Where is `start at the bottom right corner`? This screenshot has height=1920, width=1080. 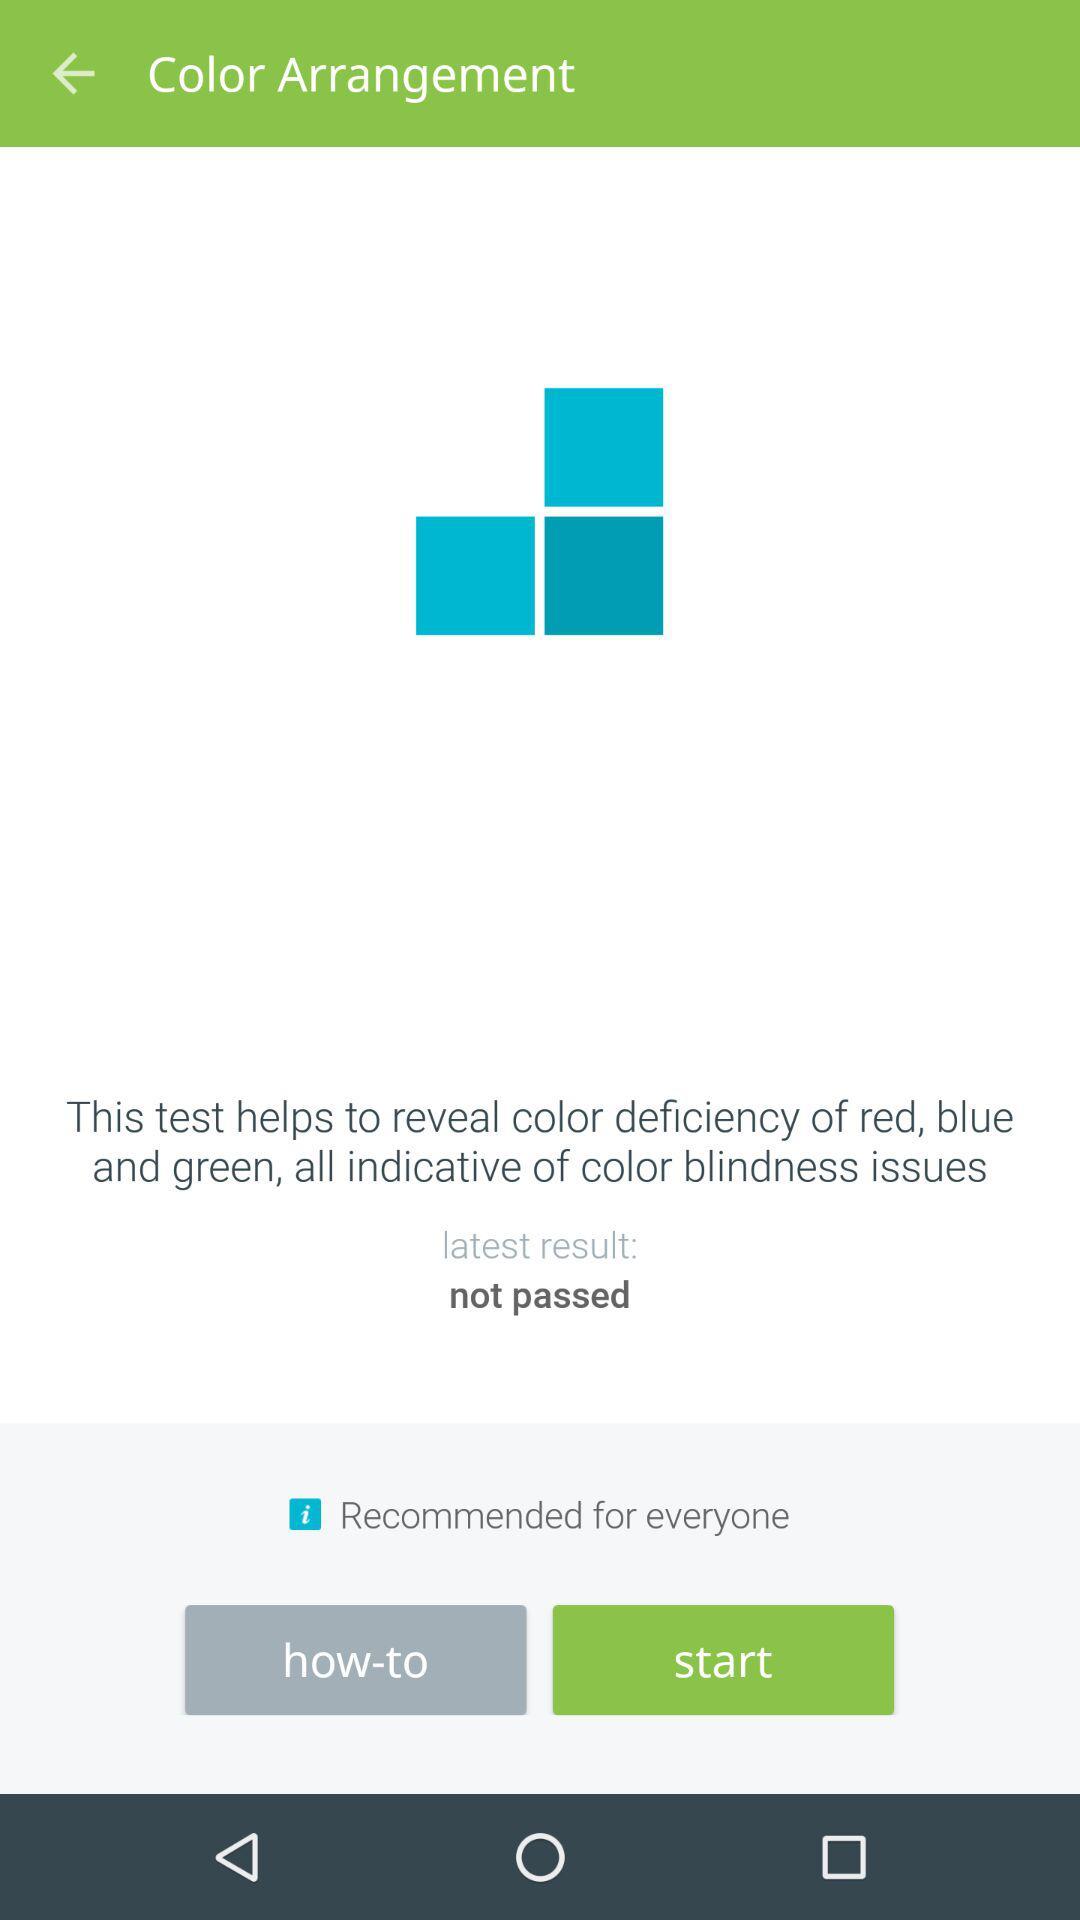
start at the bottom right corner is located at coordinates (723, 1660).